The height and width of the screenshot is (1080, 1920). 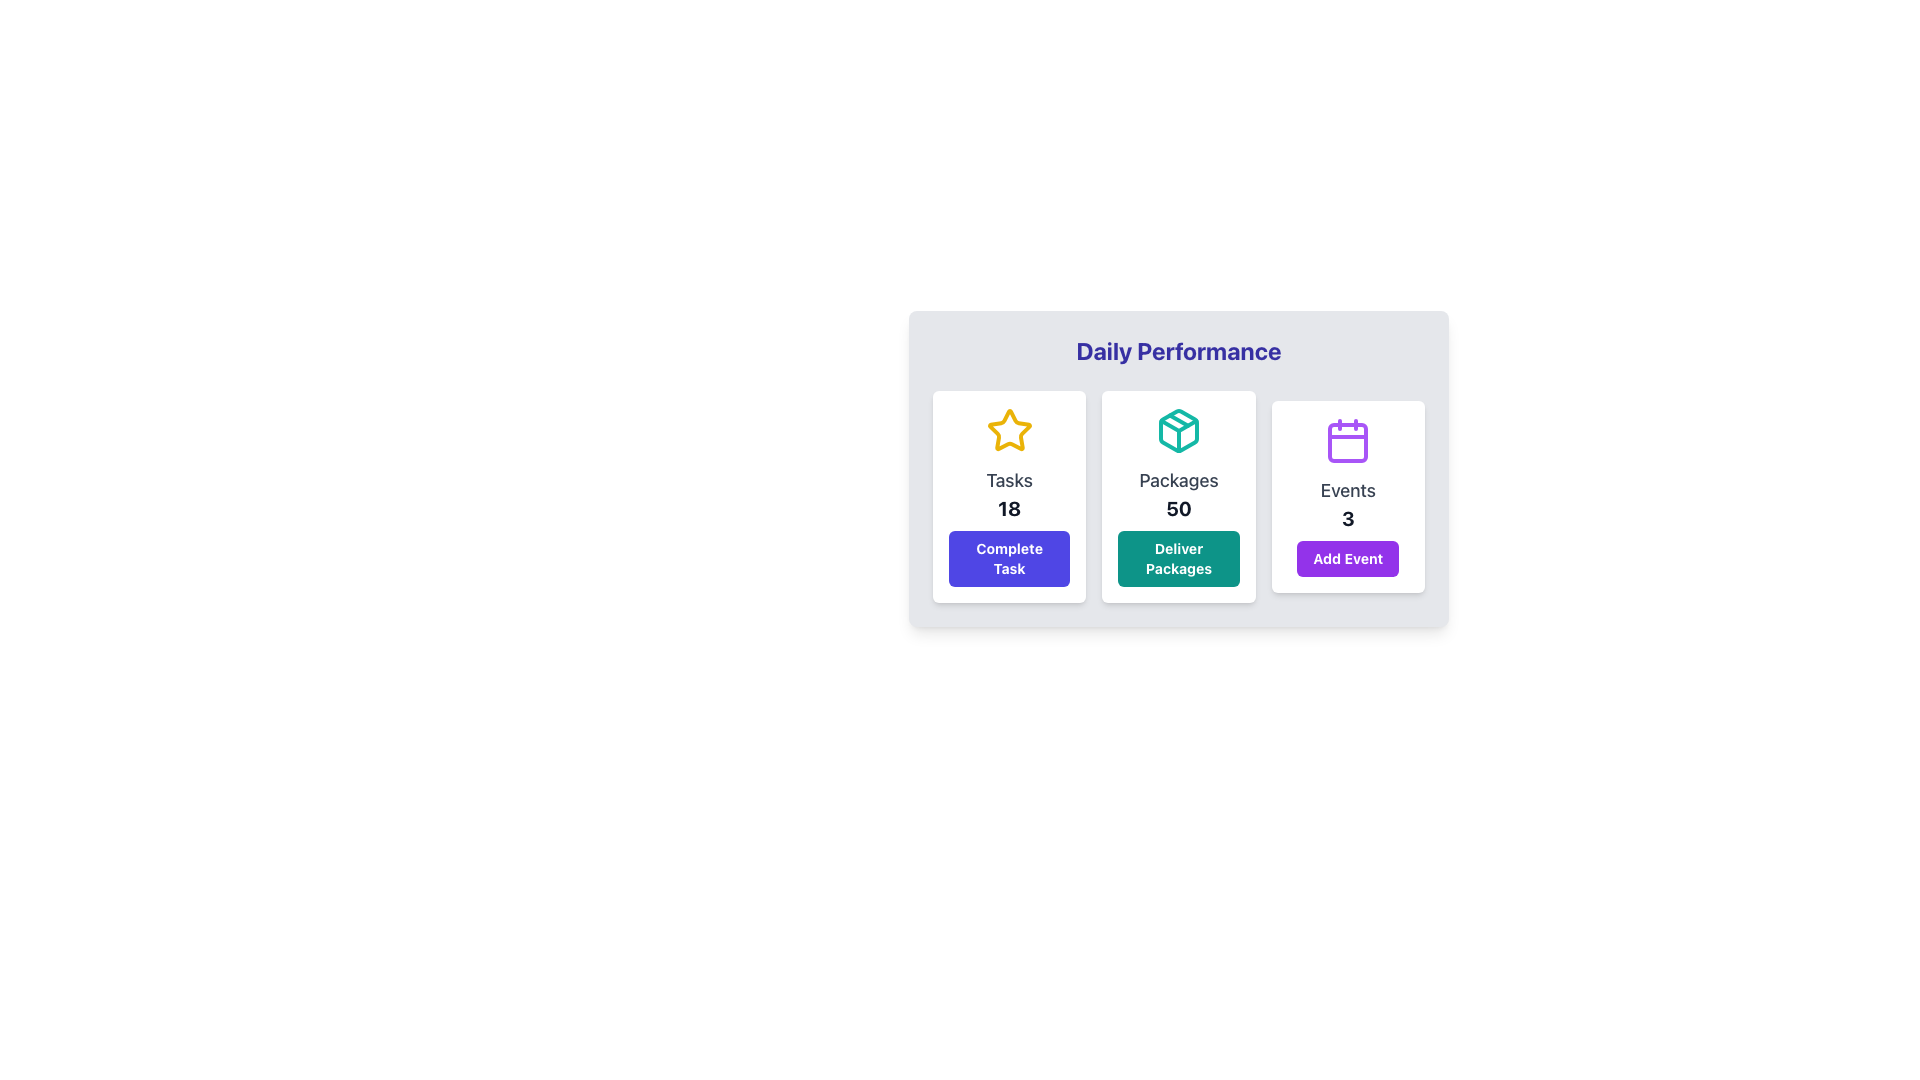 What do you see at coordinates (1179, 350) in the screenshot?
I see `the heading text that reads 'Daily Performance', which is styled in bold, large indigo font and positioned at the top-center of the card layout` at bounding box center [1179, 350].